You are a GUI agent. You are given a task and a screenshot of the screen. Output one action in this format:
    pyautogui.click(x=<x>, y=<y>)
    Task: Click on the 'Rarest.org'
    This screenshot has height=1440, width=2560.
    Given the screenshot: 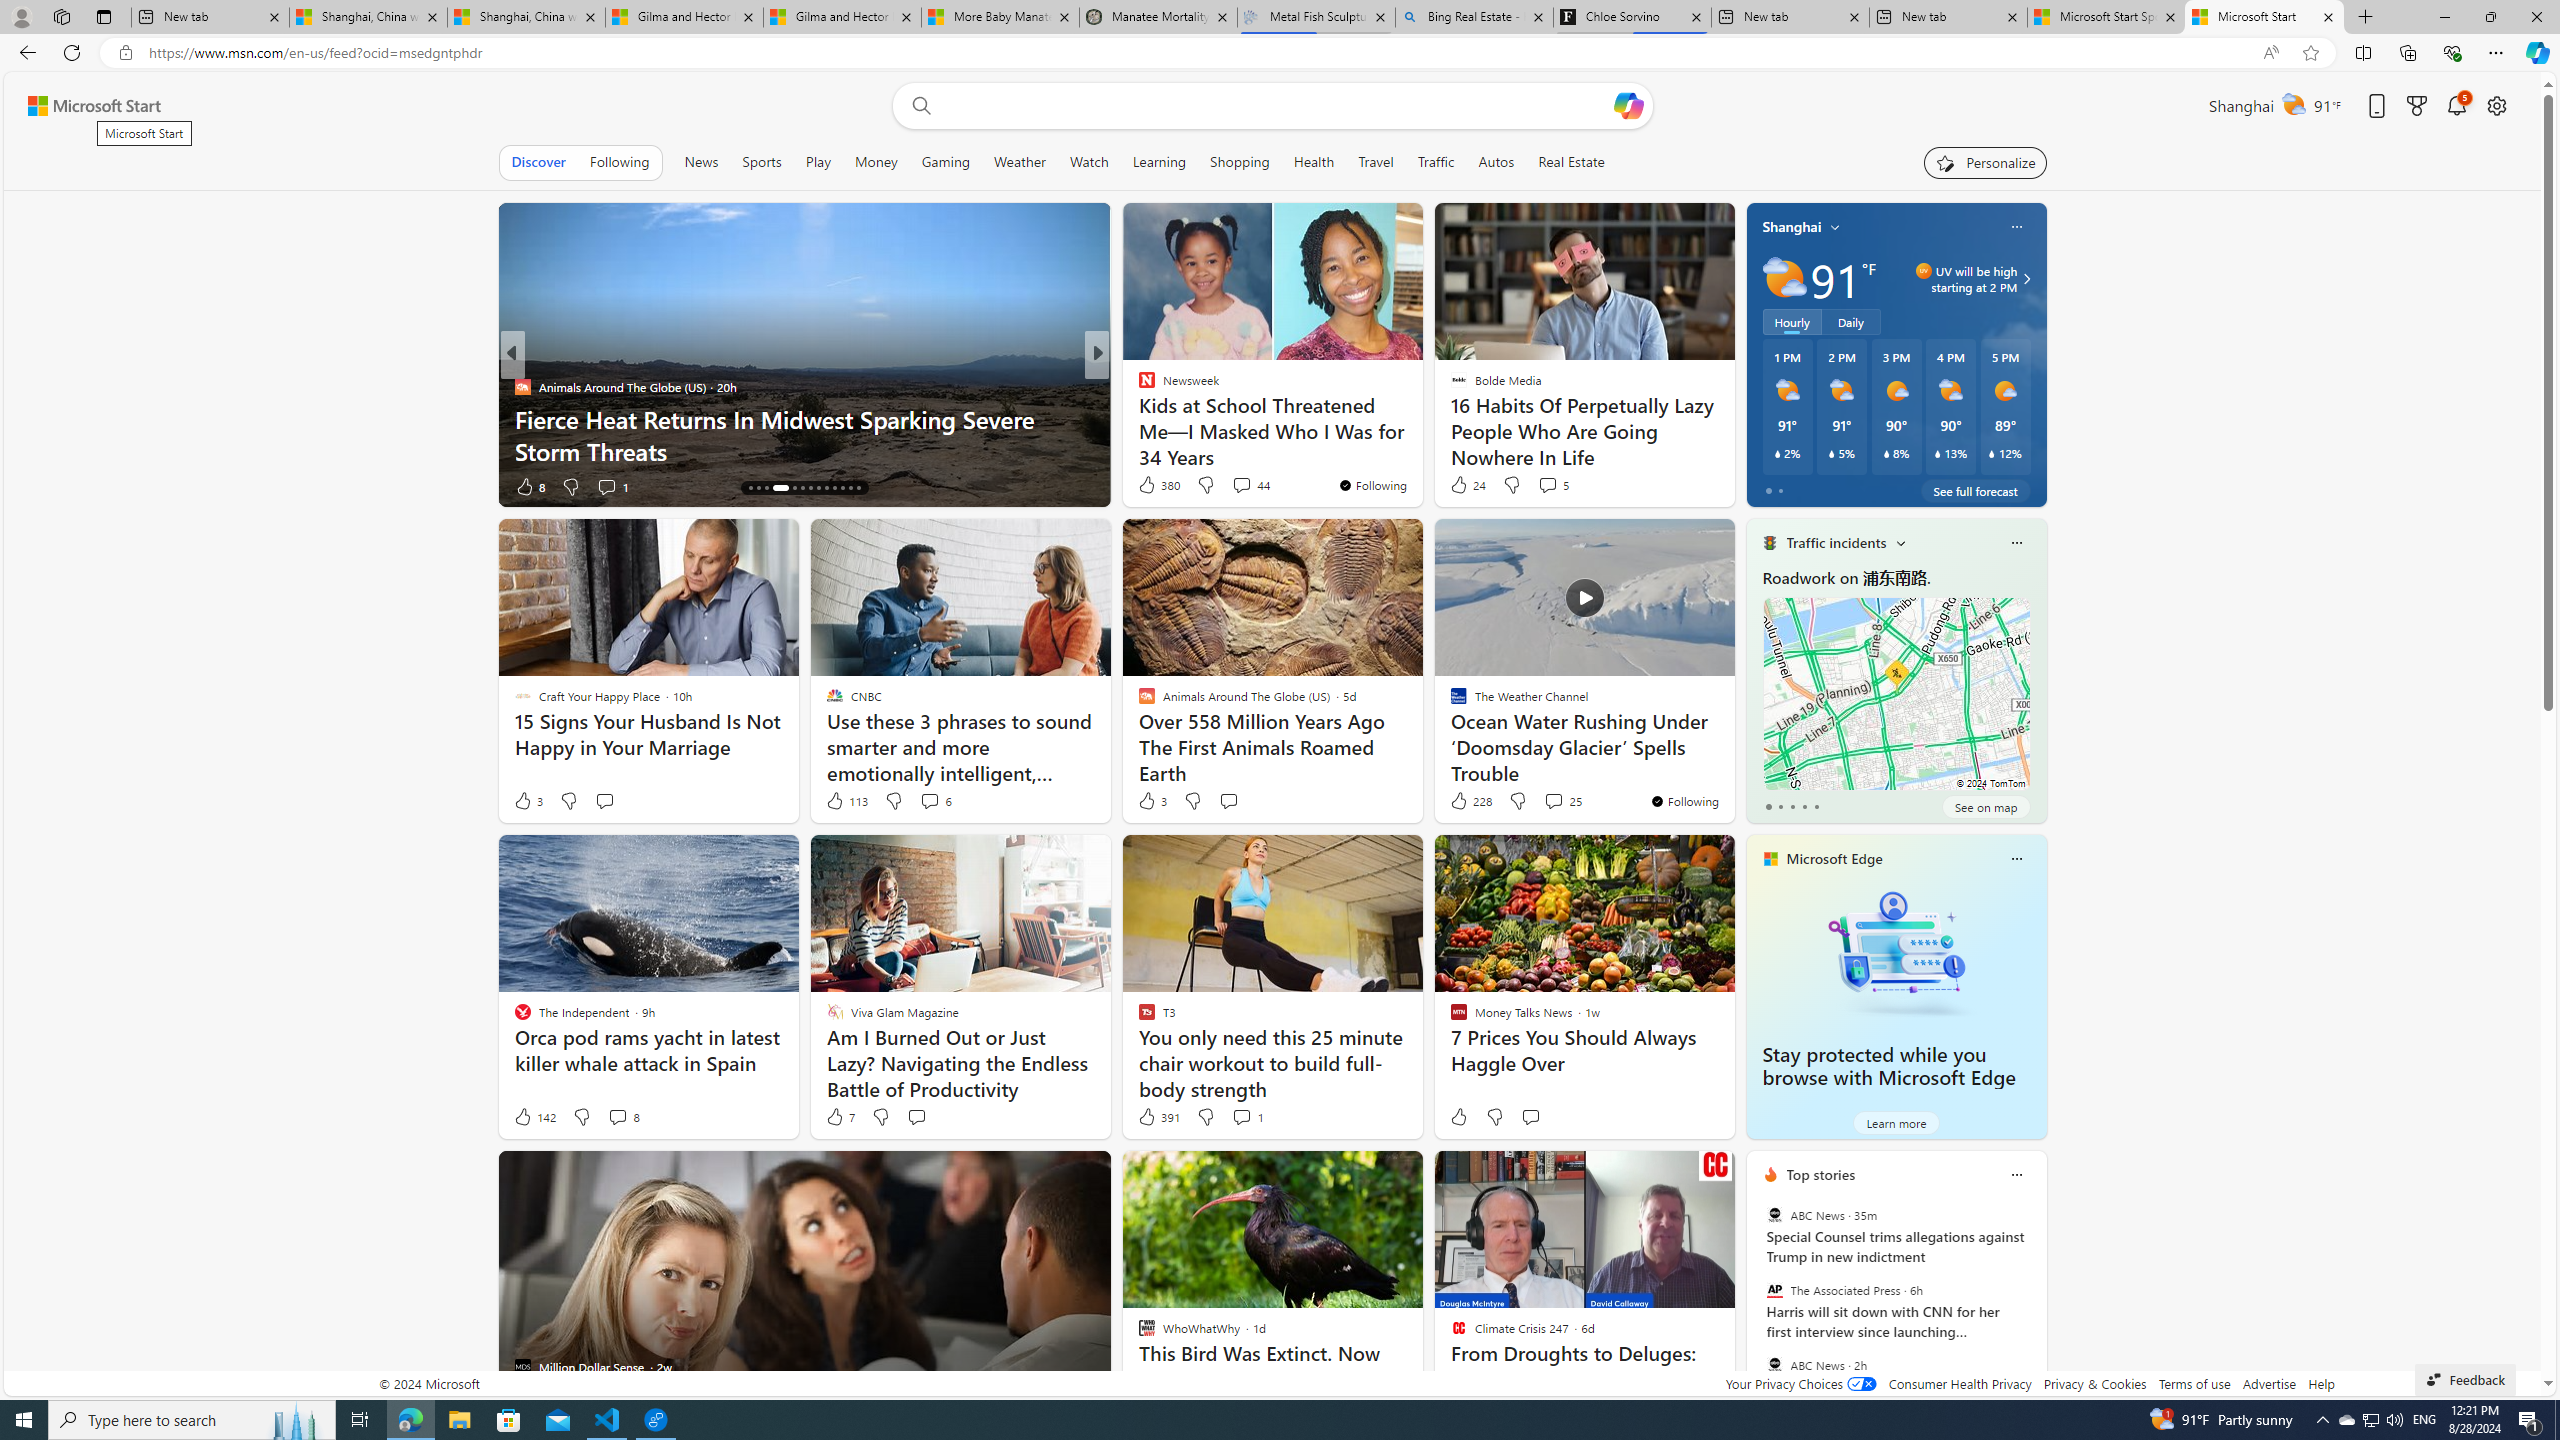 What is the action you would take?
    pyautogui.click(x=1137, y=418)
    